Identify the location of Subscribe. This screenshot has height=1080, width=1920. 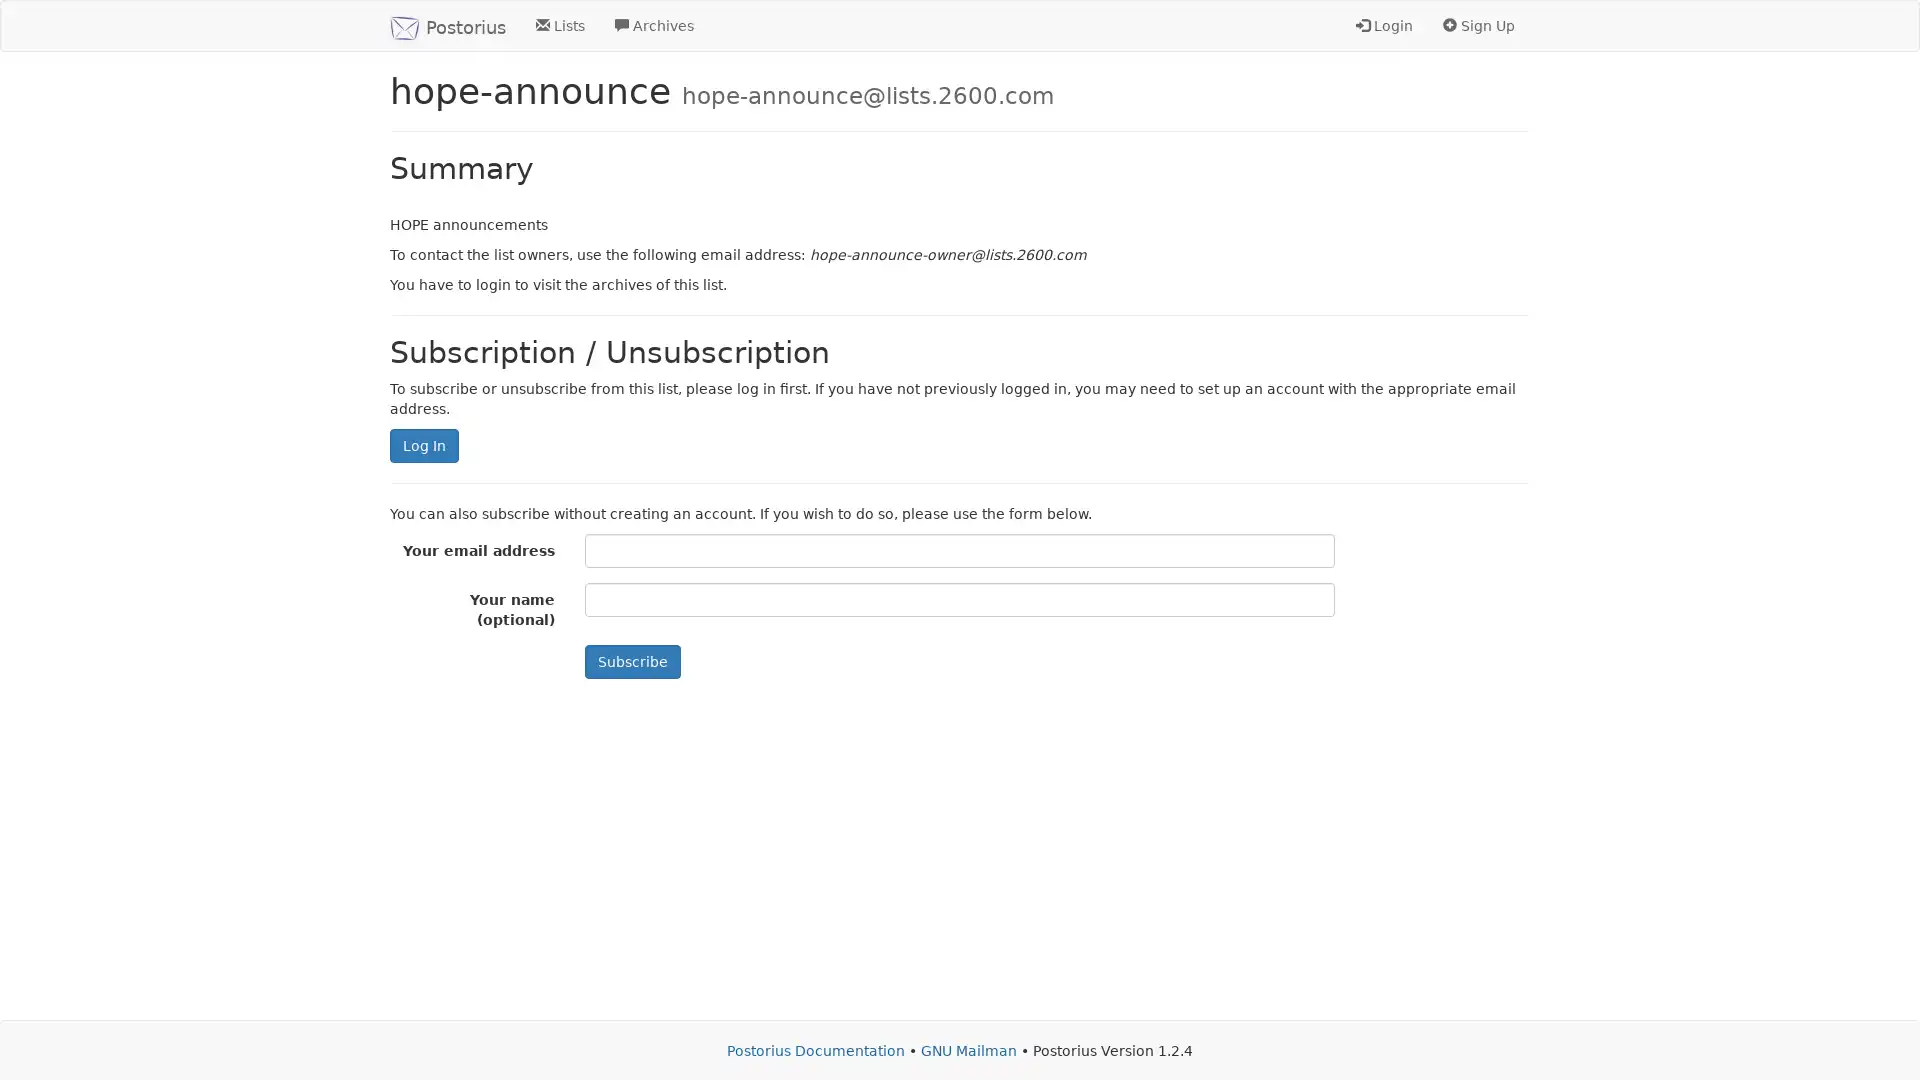
(632, 660).